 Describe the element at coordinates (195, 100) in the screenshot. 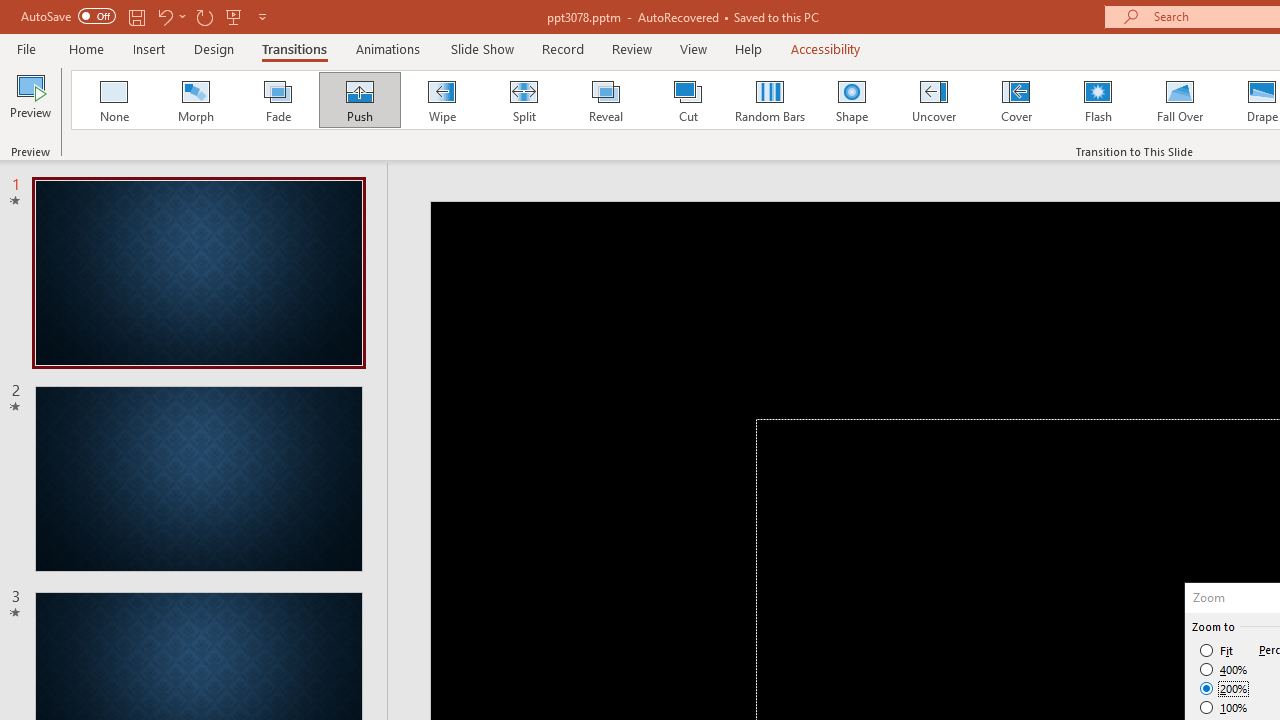

I see `'Morph'` at that location.